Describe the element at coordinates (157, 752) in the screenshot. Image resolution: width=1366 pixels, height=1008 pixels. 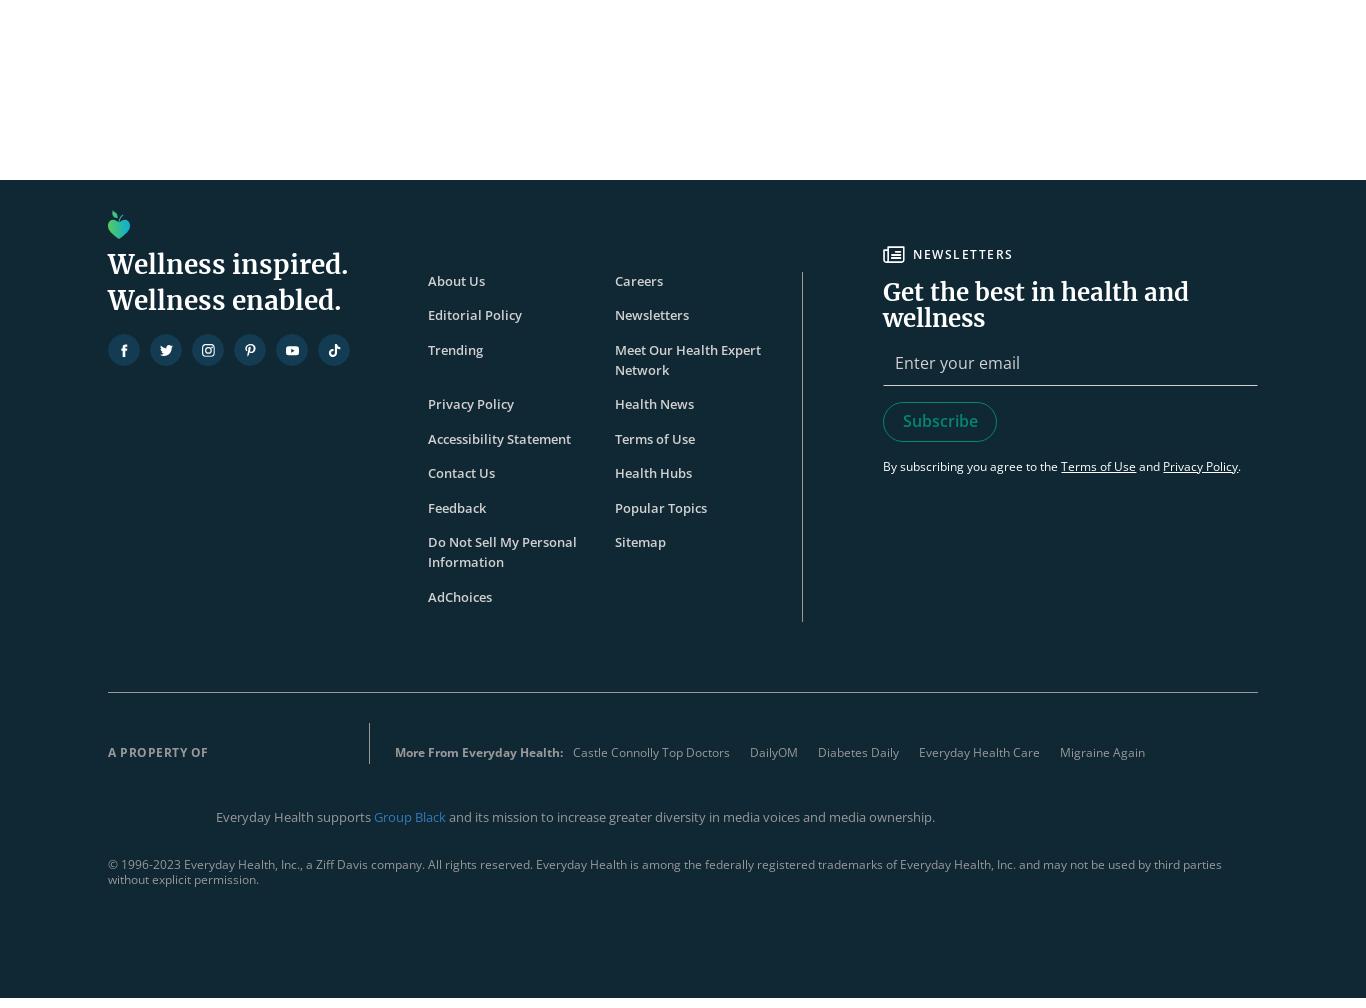
I see `'A PROPERTY OF'` at that location.